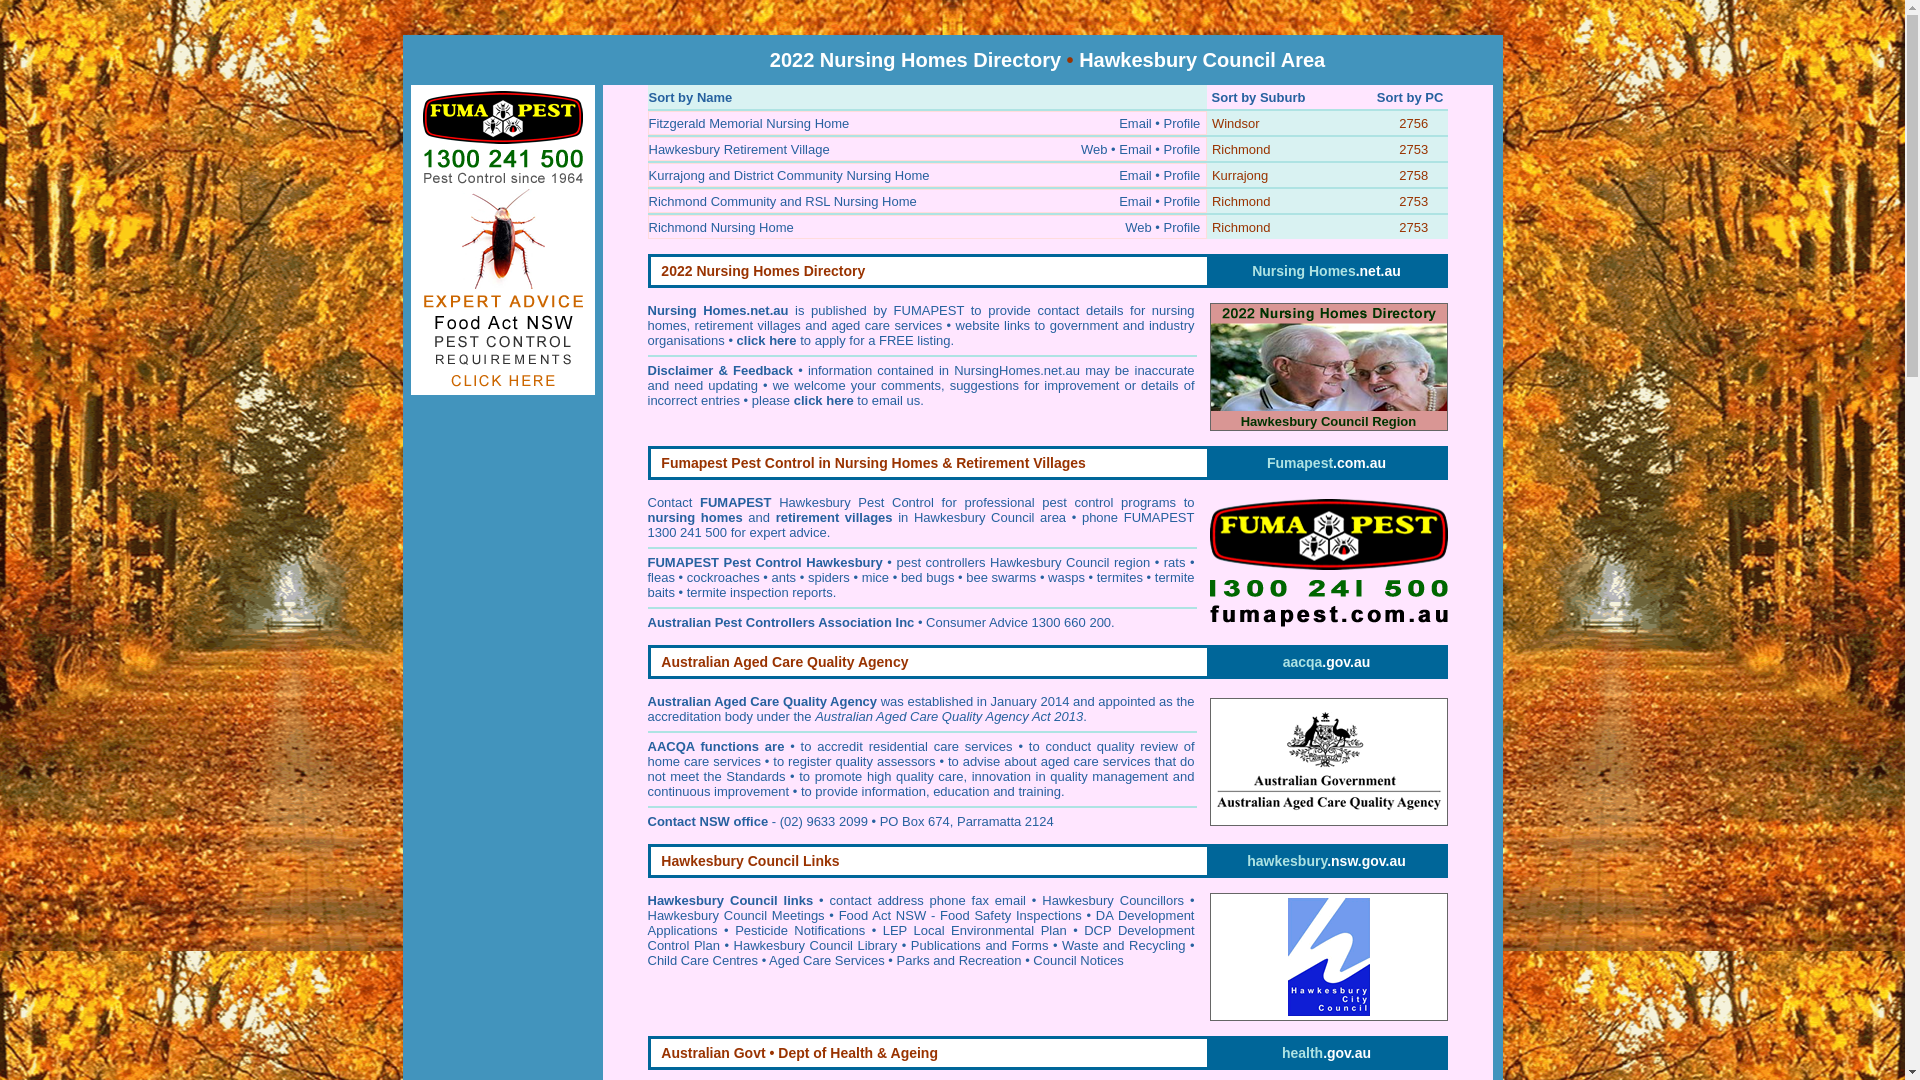  What do you see at coordinates (1032, 959) in the screenshot?
I see `'Council Notices'` at bounding box center [1032, 959].